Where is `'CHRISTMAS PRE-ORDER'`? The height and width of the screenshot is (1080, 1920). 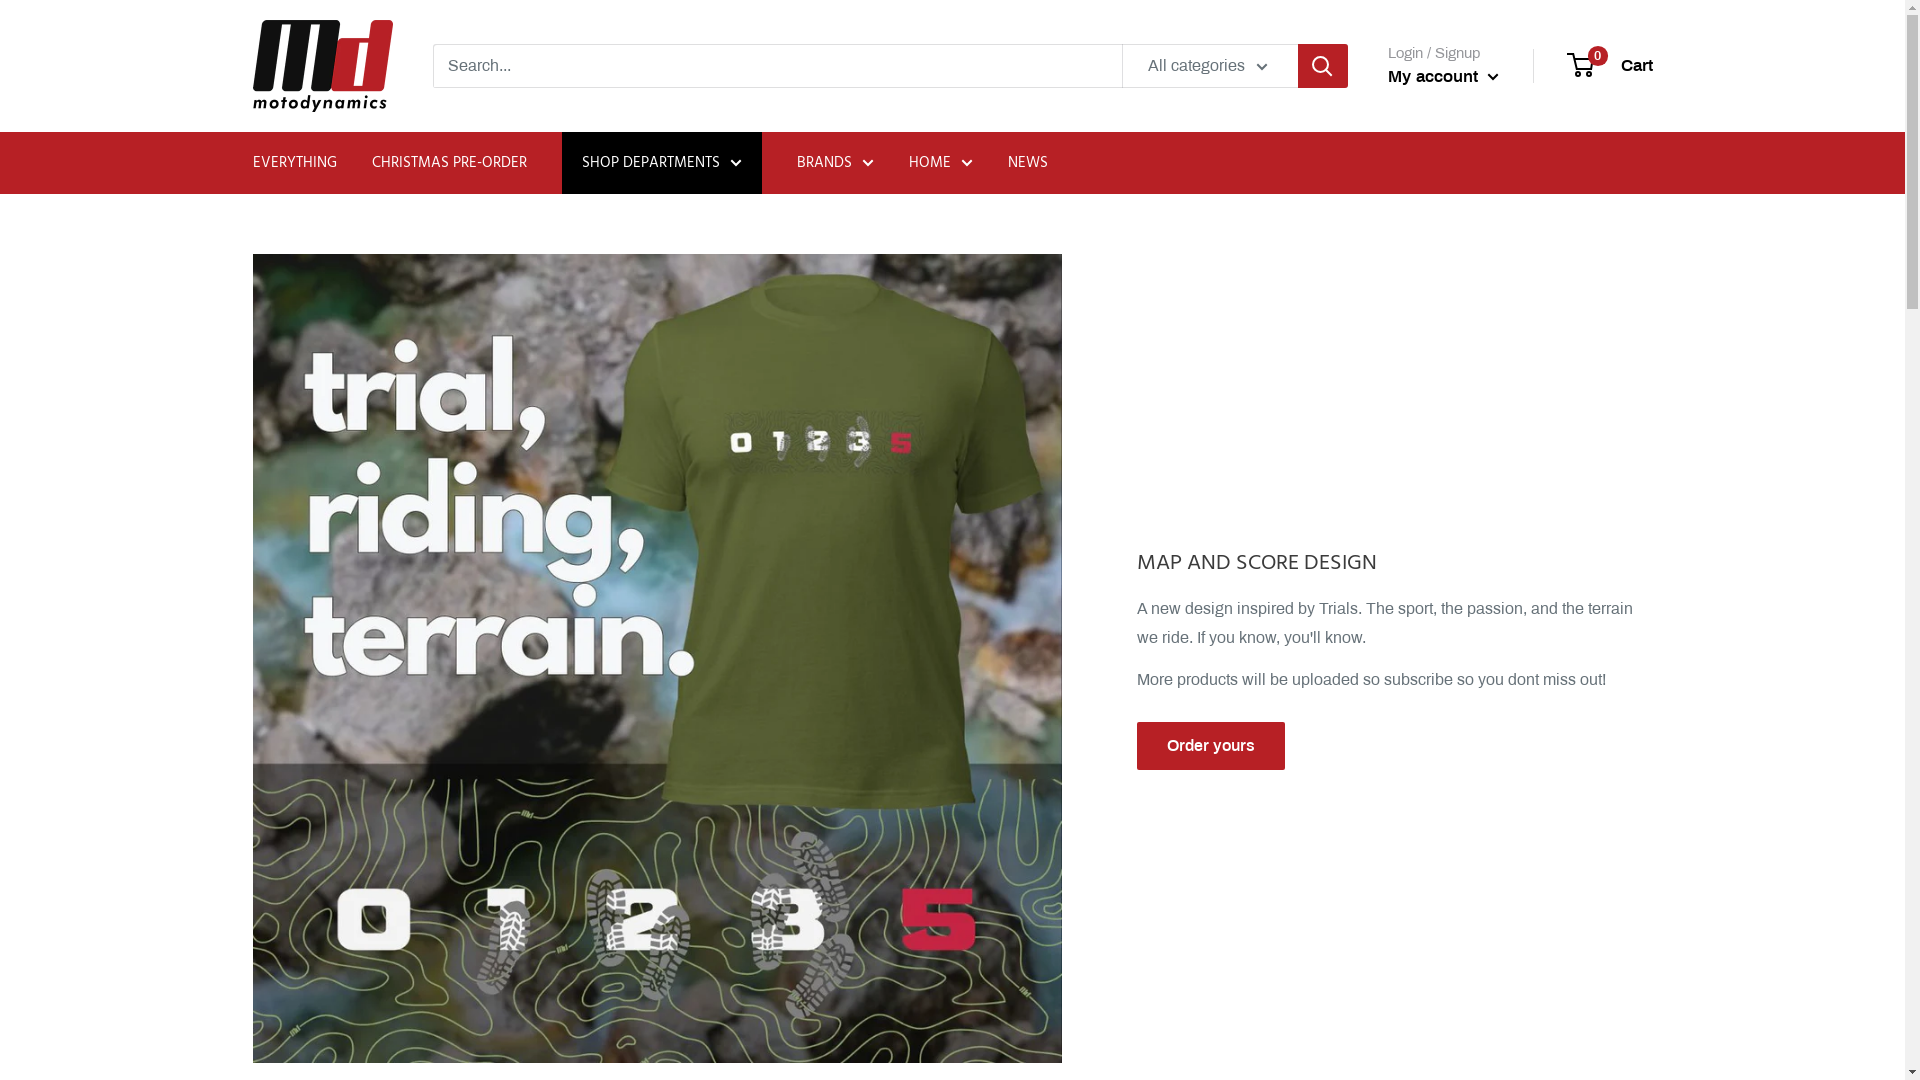
'CHRISTMAS PRE-ORDER' is located at coordinates (448, 161).